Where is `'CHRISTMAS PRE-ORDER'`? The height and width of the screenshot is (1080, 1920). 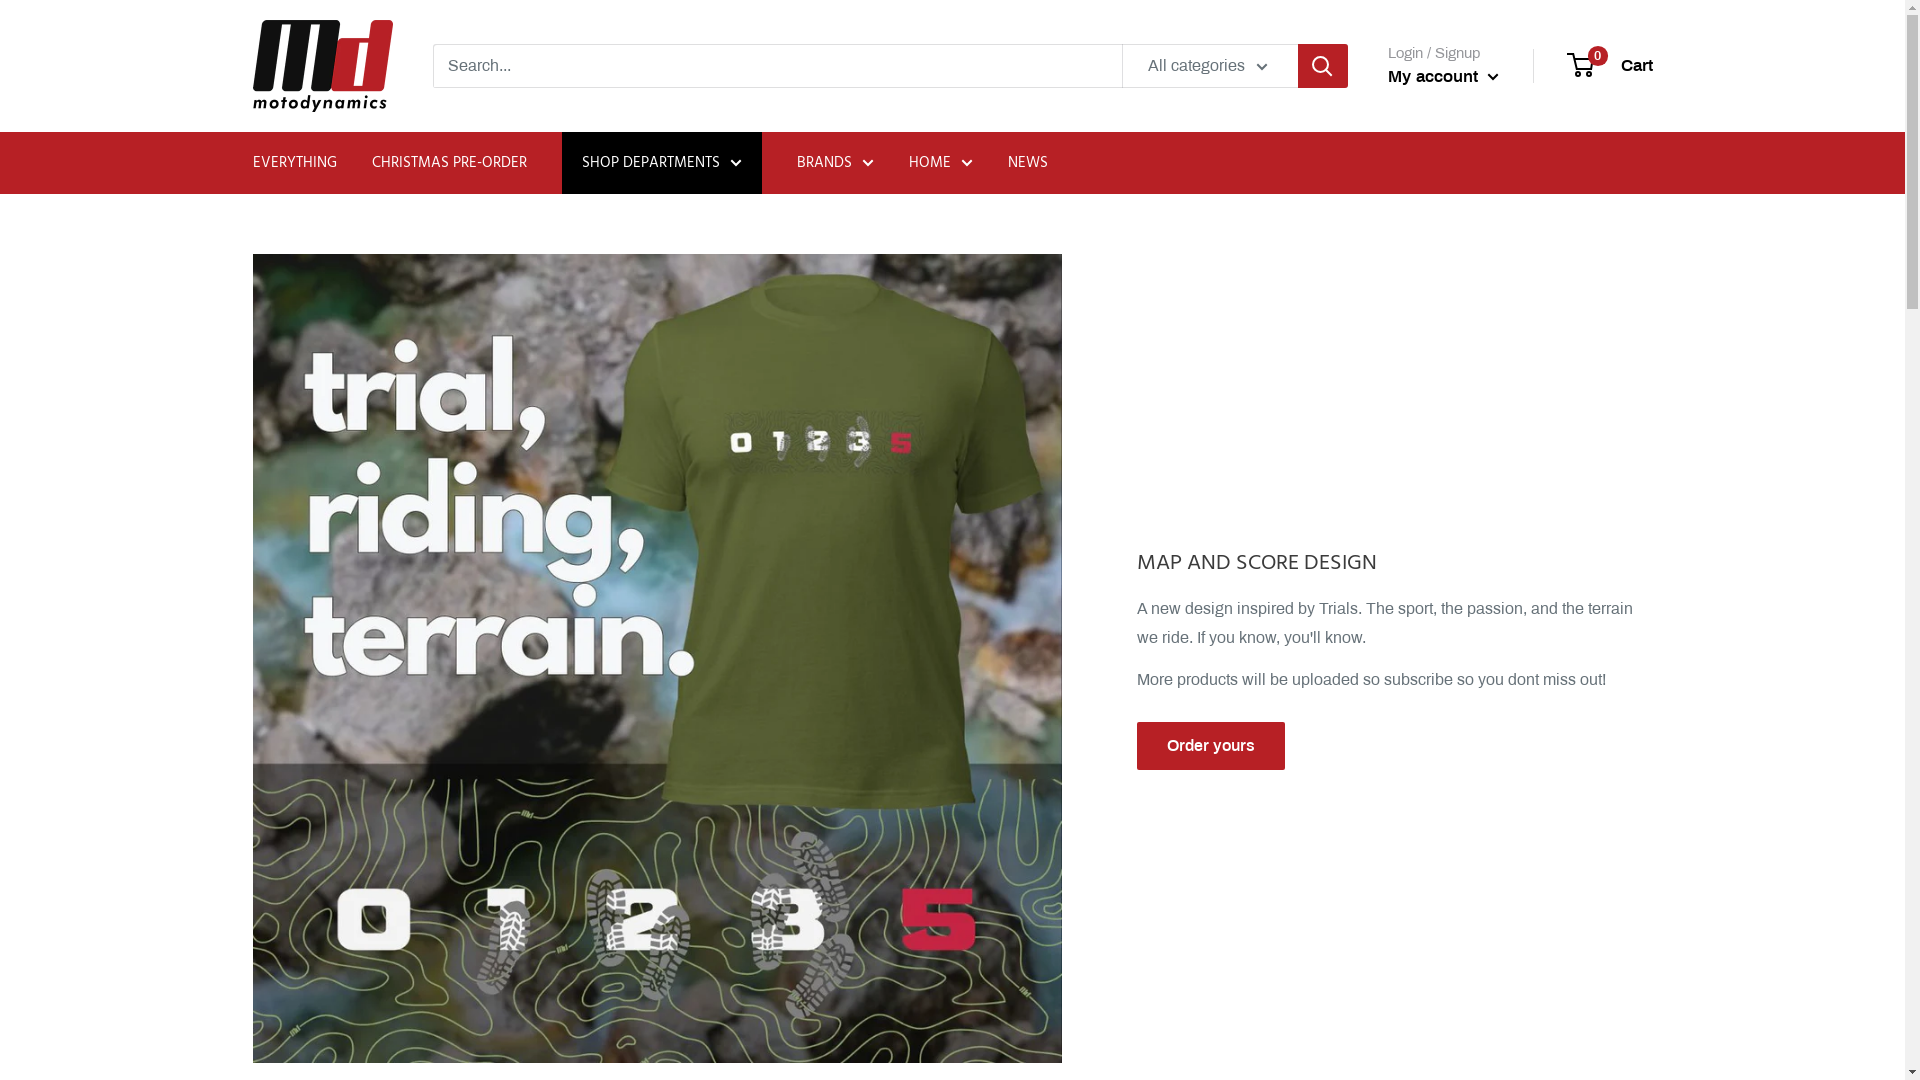
'CHRISTMAS PRE-ORDER' is located at coordinates (448, 161).